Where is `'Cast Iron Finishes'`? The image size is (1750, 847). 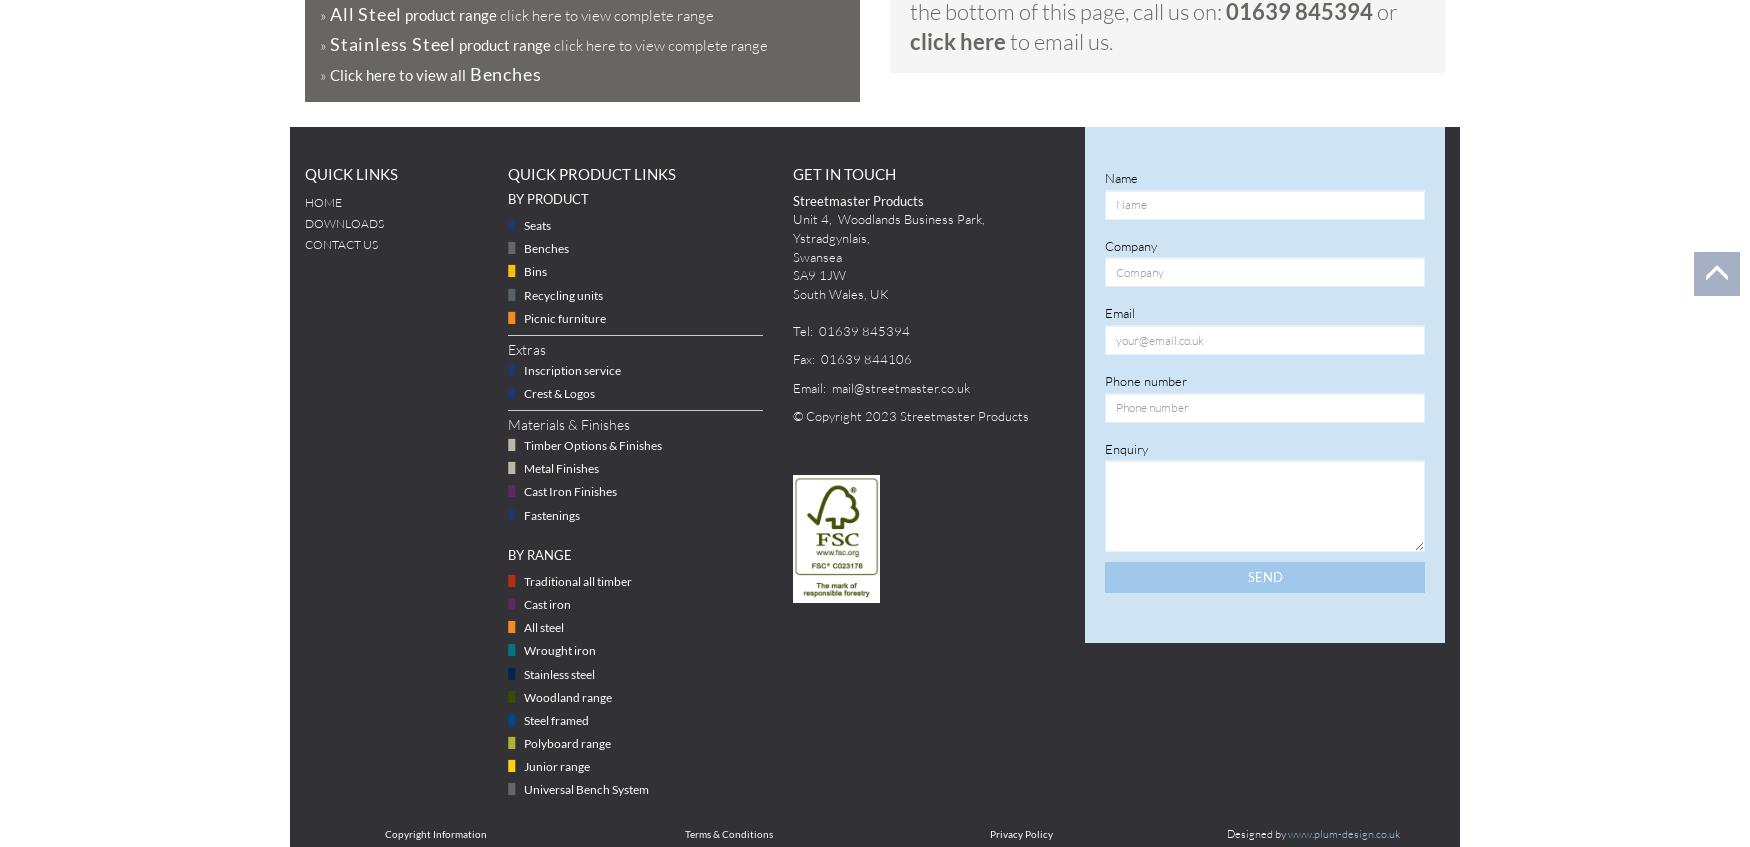 'Cast Iron Finishes' is located at coordinates (570, 490).